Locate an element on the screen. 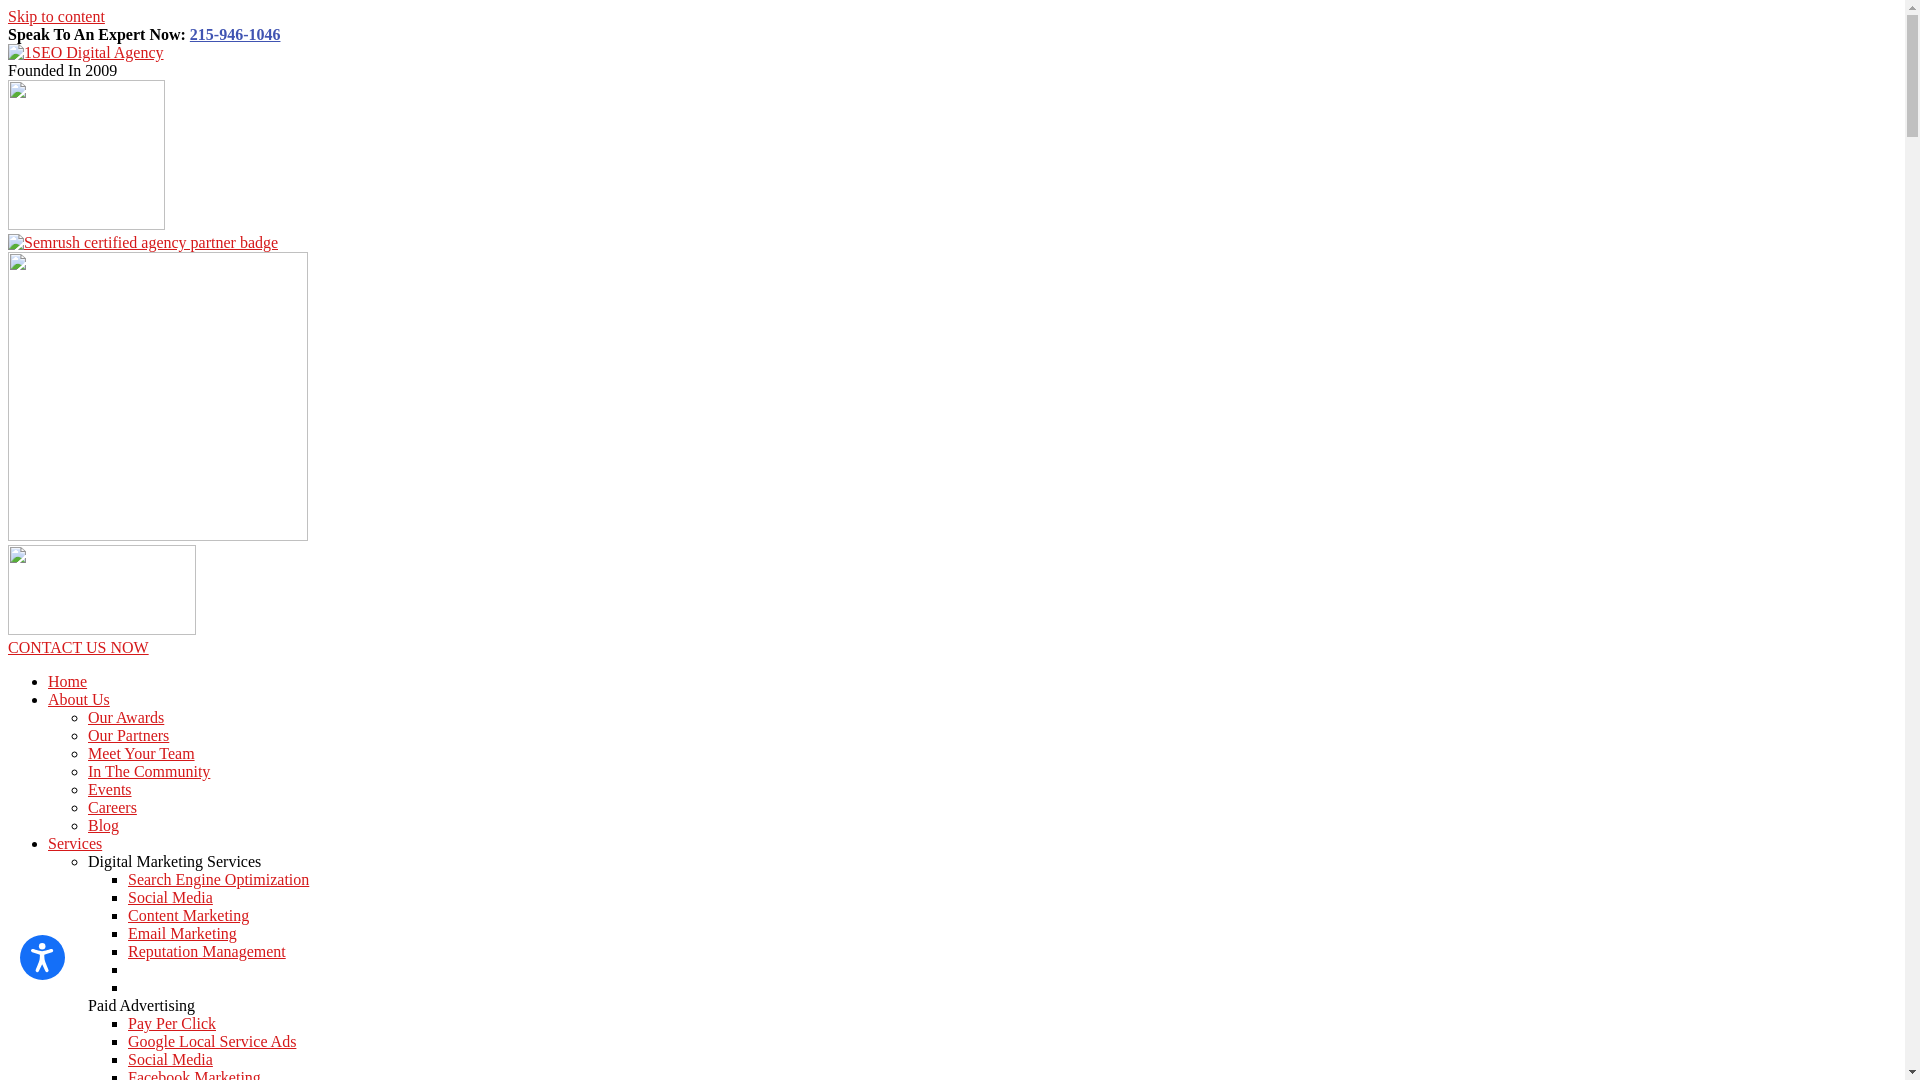  'About Us' is located at coordinates (78, 698).